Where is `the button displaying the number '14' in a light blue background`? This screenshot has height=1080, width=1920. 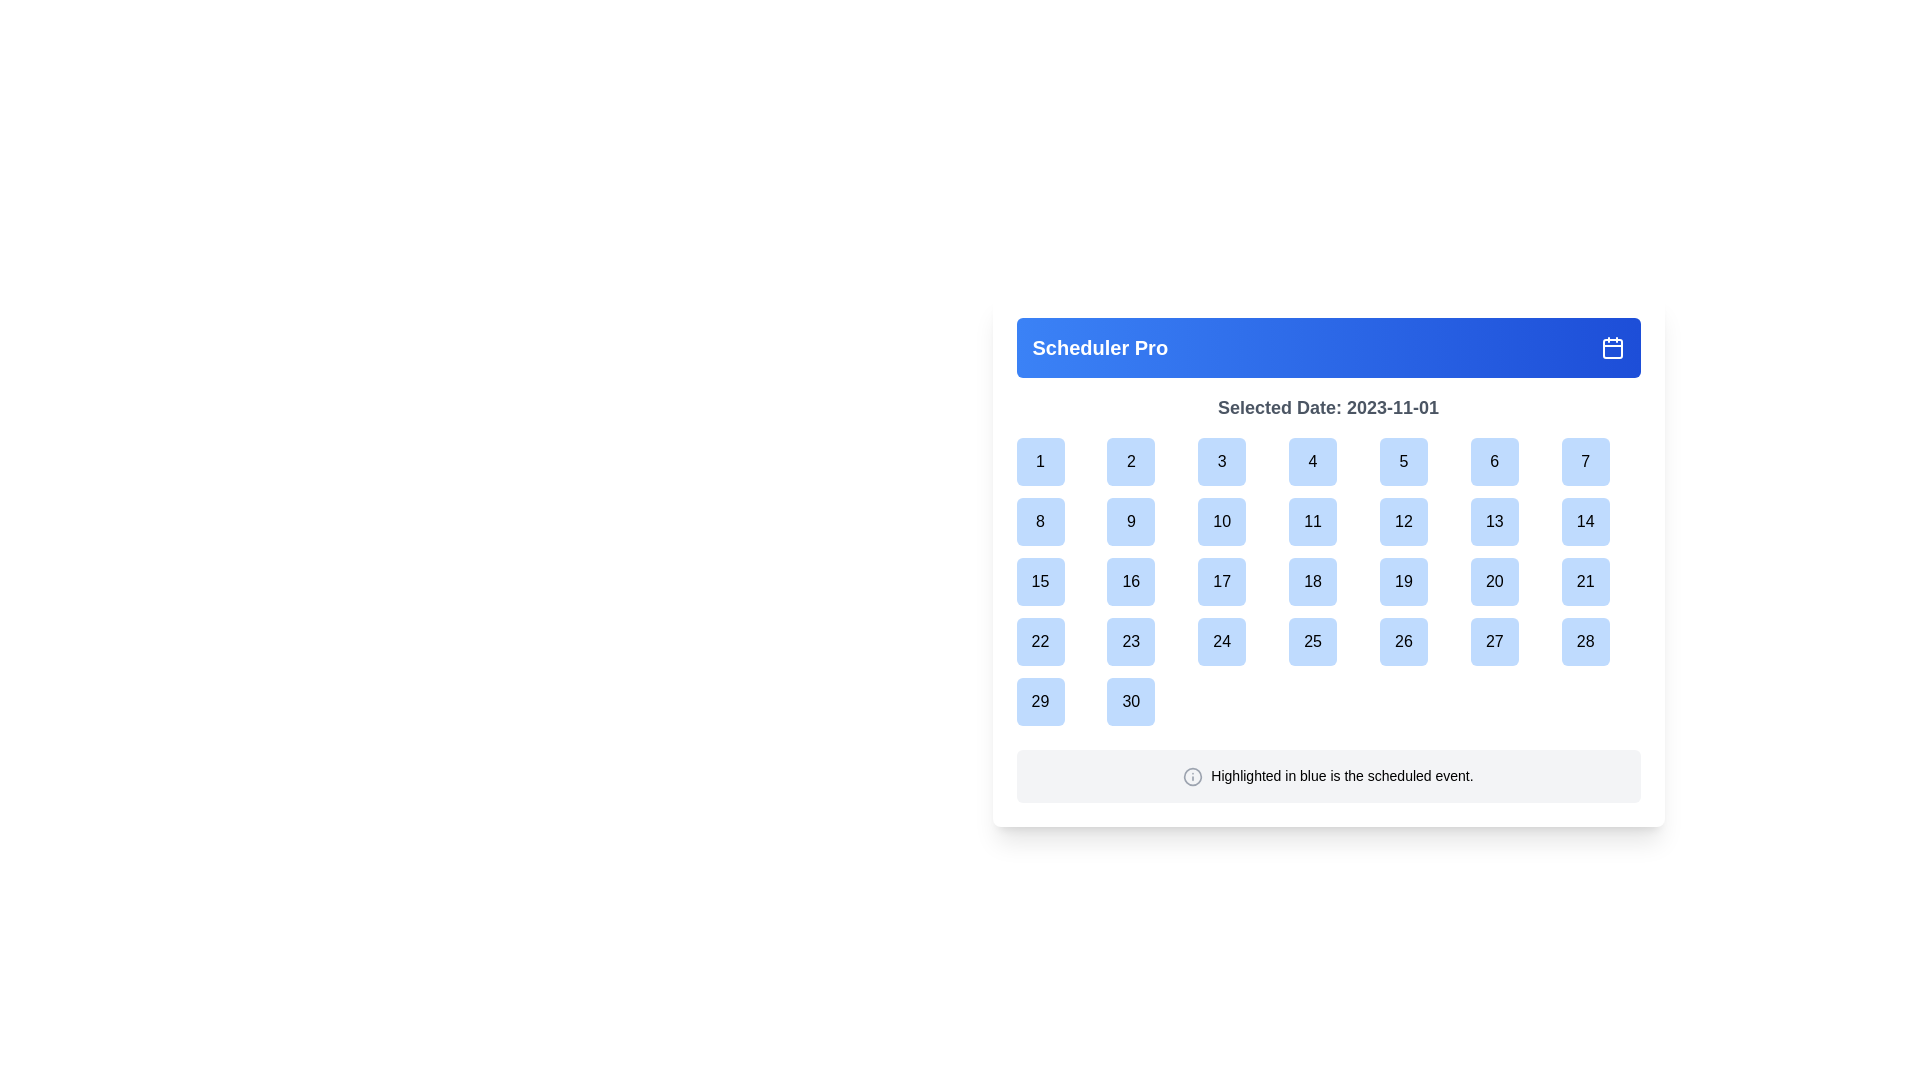 the button displaying the number '14' in a light blue background is located at coordinates (1601, 520).